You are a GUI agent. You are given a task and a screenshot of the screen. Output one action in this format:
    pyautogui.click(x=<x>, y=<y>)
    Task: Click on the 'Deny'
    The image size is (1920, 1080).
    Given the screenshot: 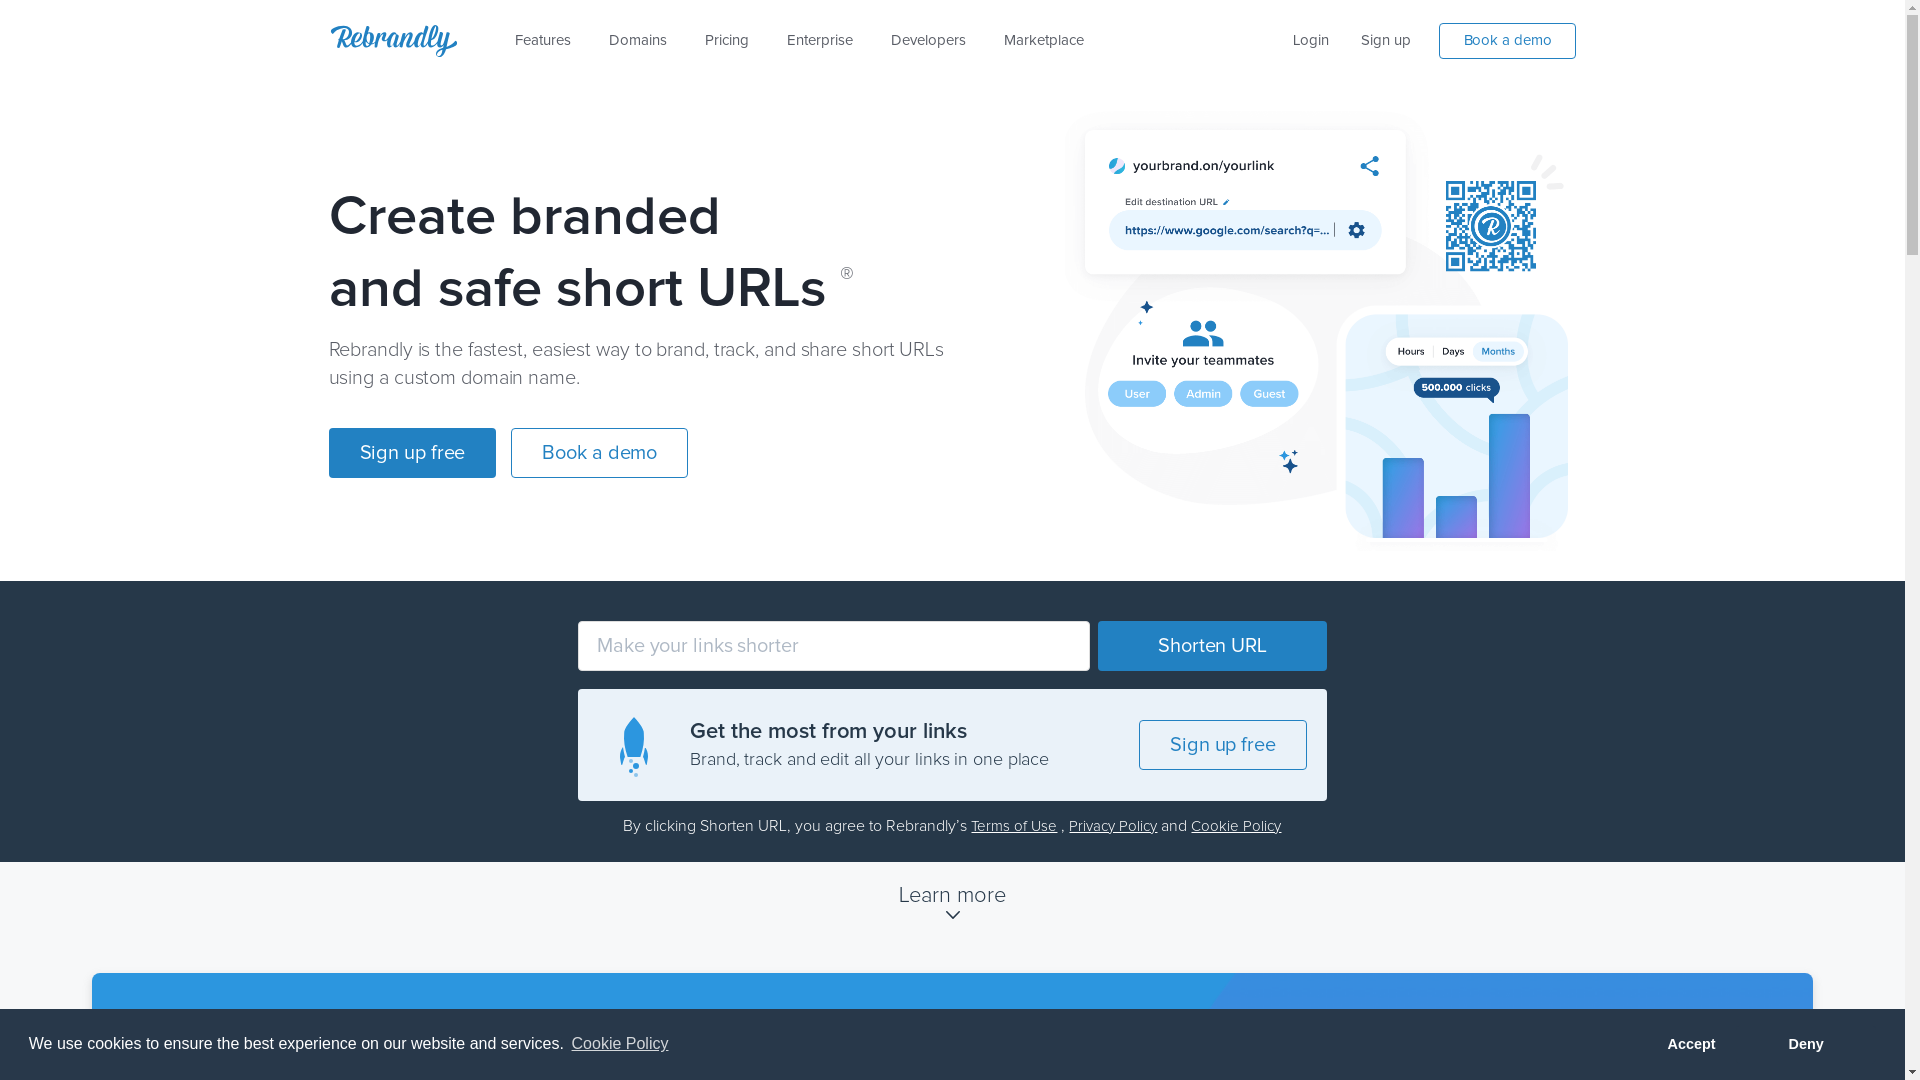 What is the action you would take?
    pyautogui.click(x=1805, y=1043)
    